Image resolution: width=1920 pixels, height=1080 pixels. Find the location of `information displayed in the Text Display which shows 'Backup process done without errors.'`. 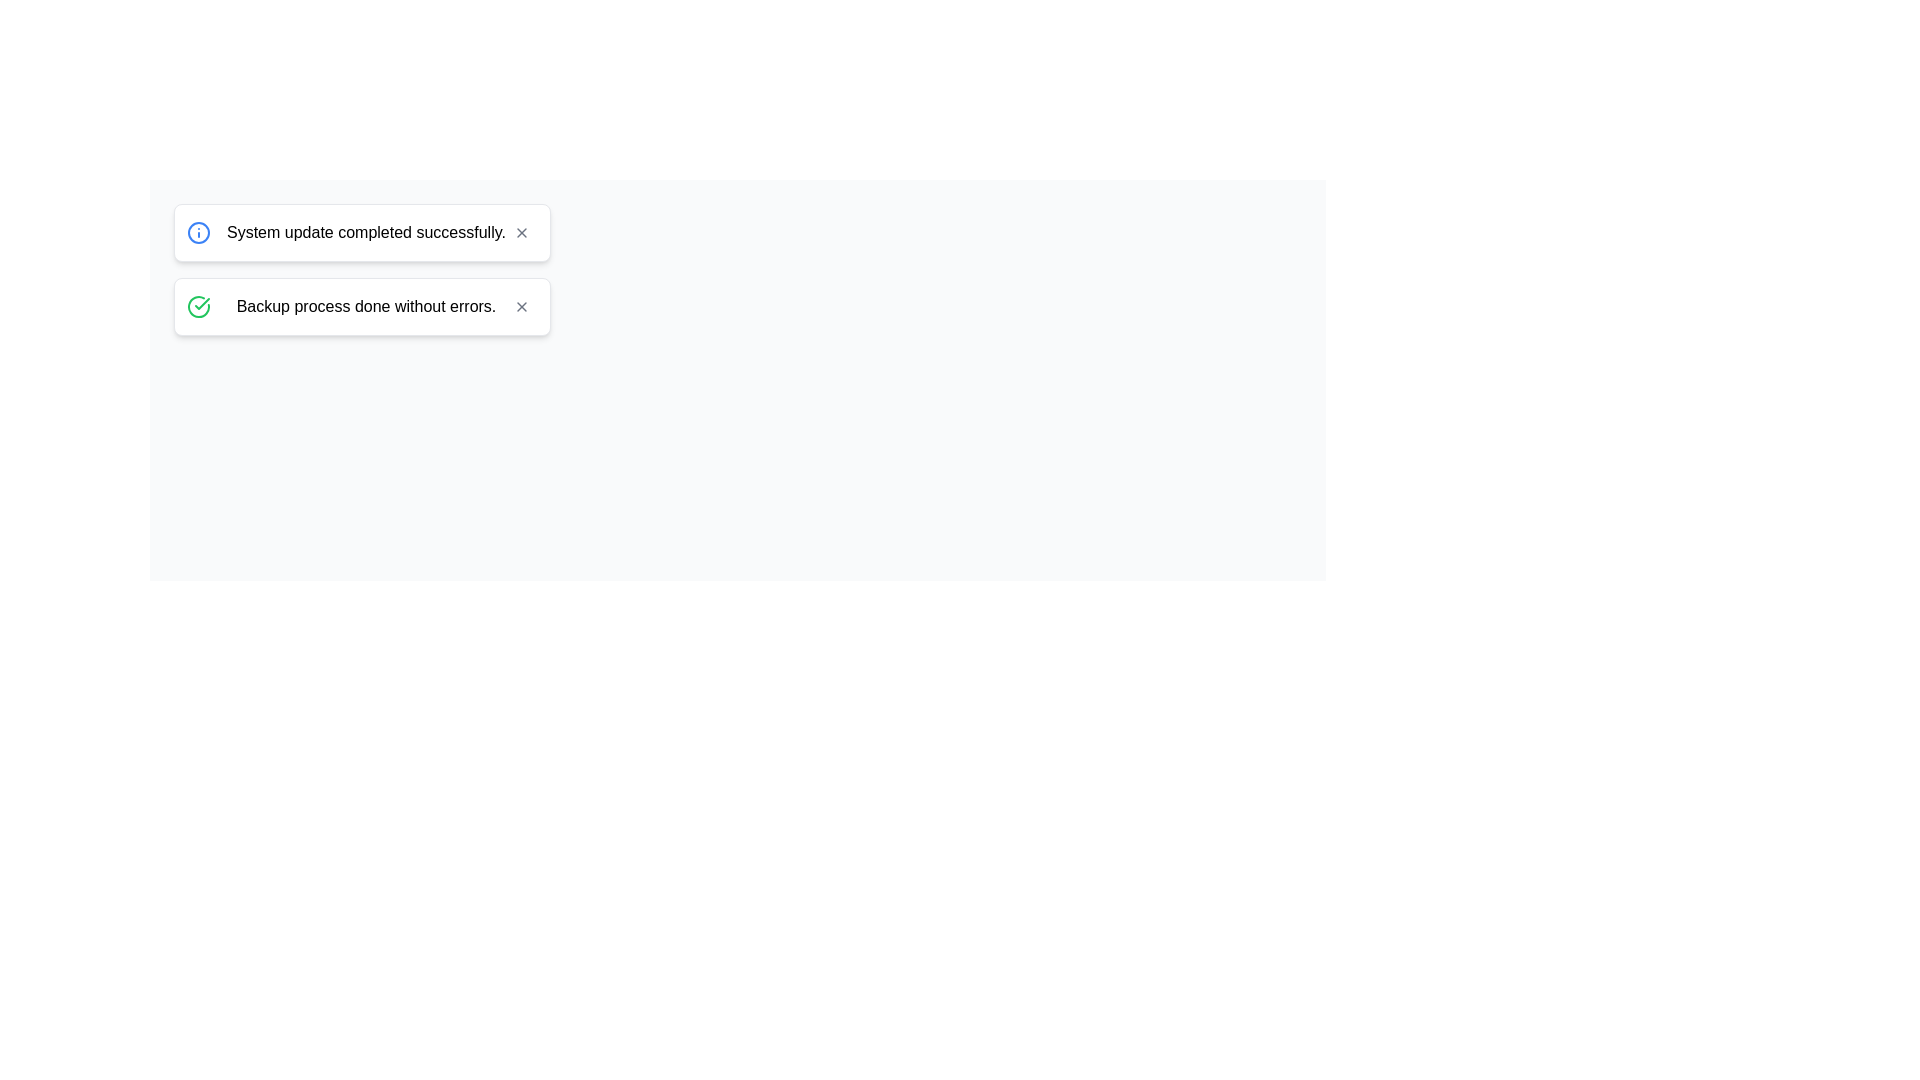

information displayed in the Text Display which shows 'Backup process done without errors.' is located at coordinates (366, 307).